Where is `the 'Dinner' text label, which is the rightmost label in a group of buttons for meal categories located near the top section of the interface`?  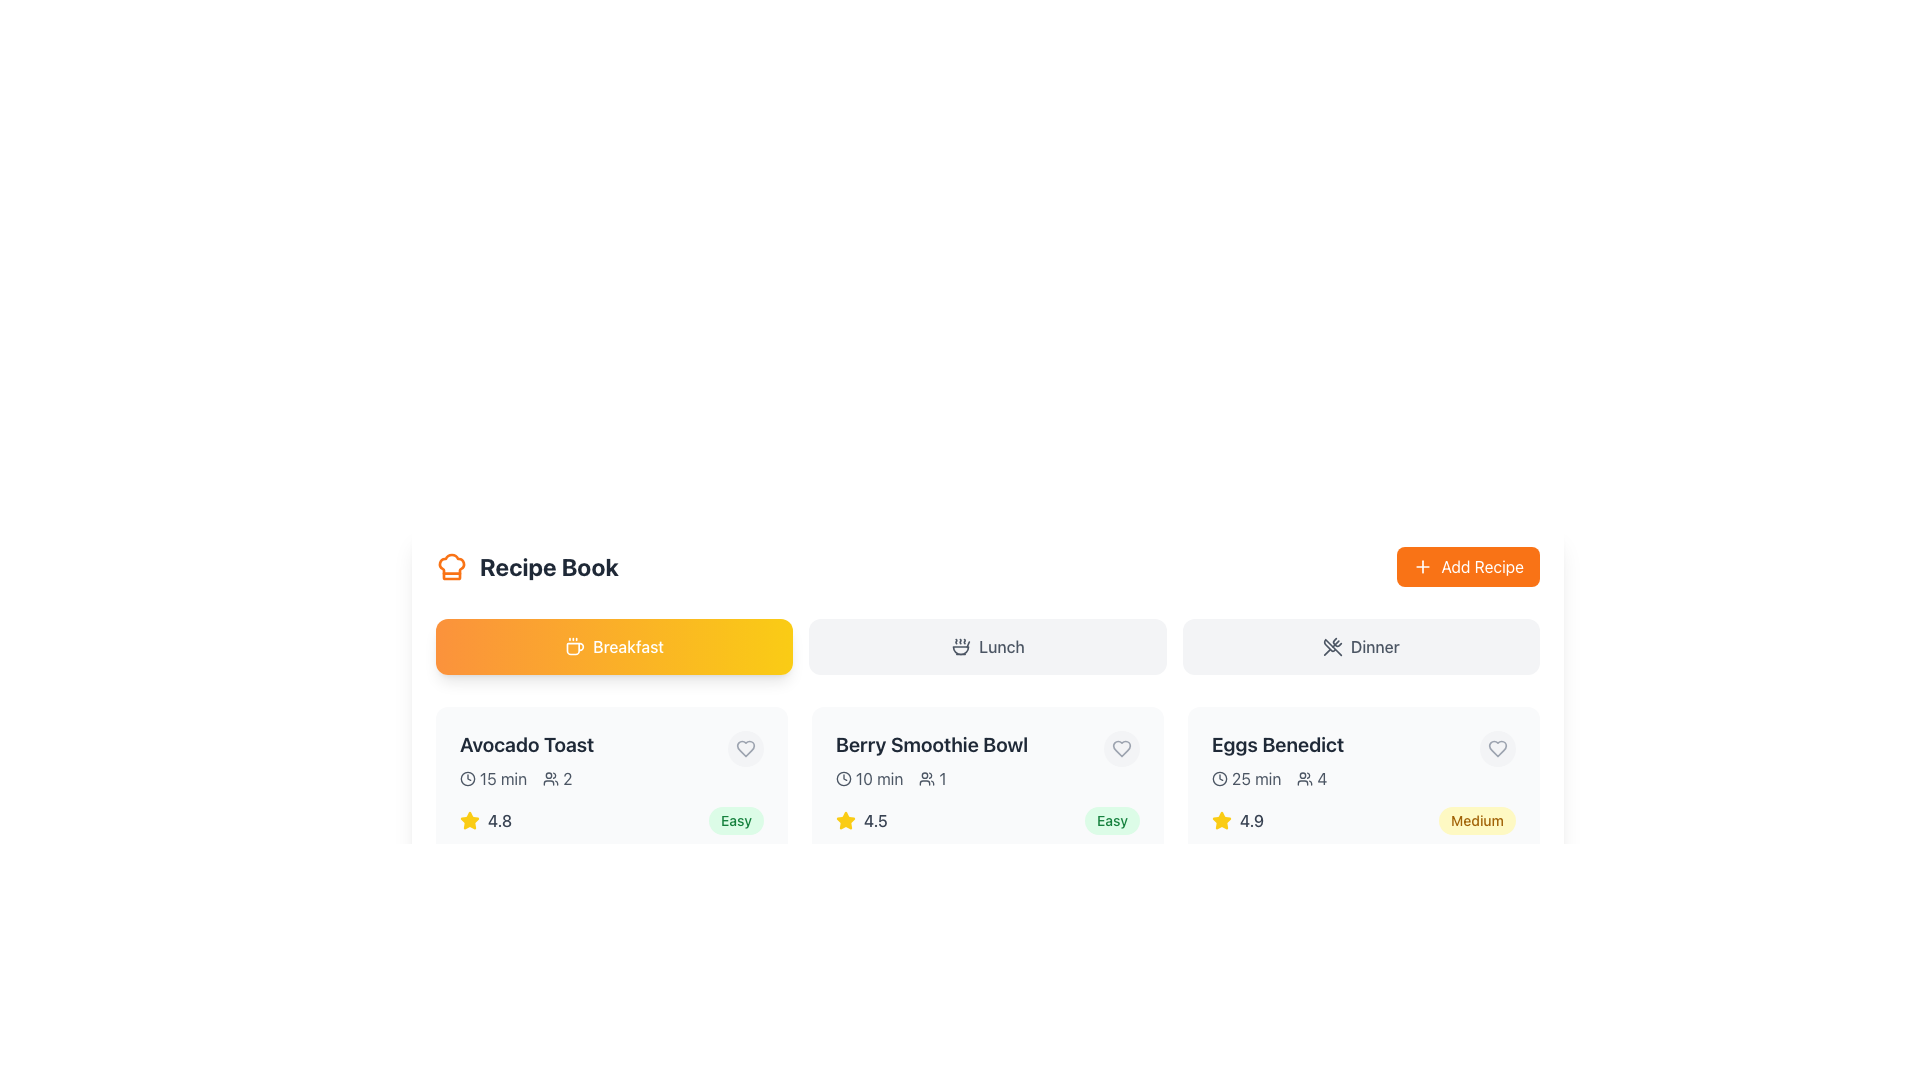
the 'Dinner' text label, which is the rightmost label in a group of buttons for meal categories located near the top section of the interface is located at coordinates (1374, 647).